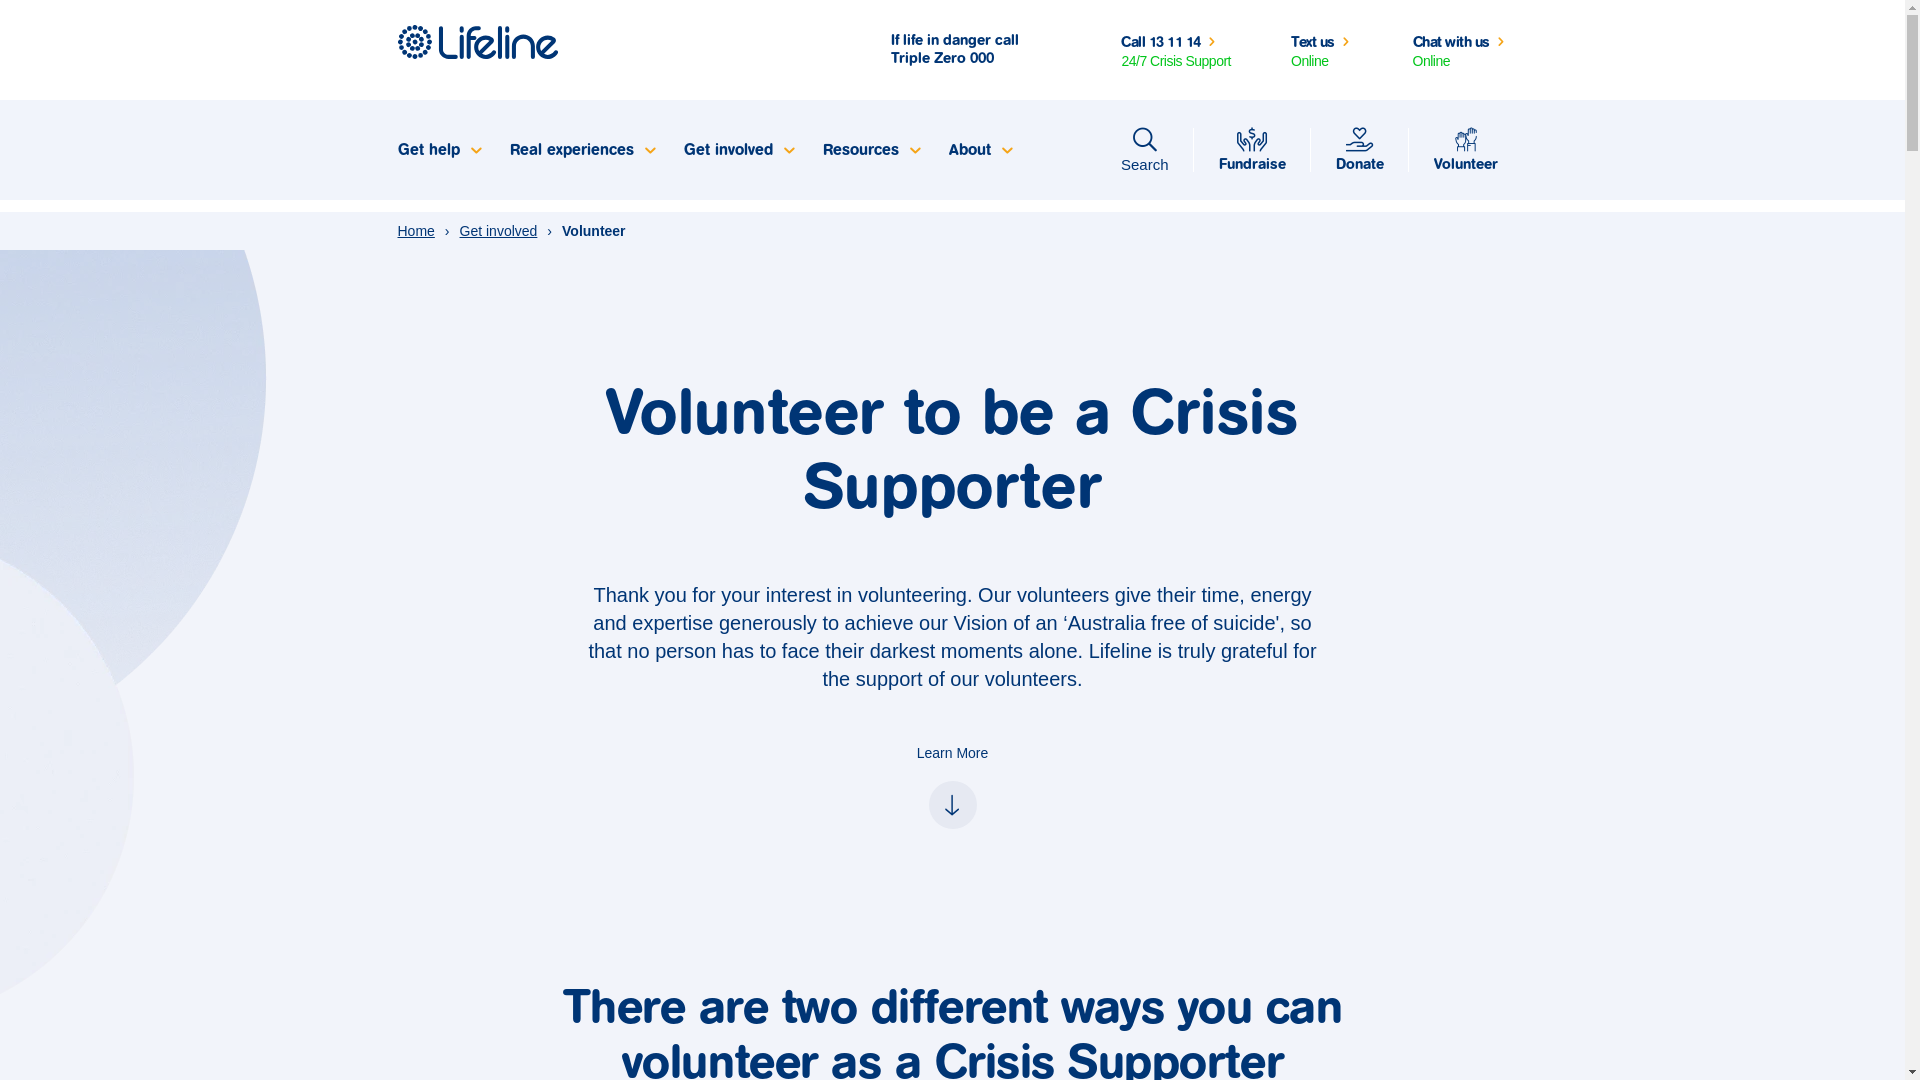  I want to click on 'Fundraise', so click(1251, 149).